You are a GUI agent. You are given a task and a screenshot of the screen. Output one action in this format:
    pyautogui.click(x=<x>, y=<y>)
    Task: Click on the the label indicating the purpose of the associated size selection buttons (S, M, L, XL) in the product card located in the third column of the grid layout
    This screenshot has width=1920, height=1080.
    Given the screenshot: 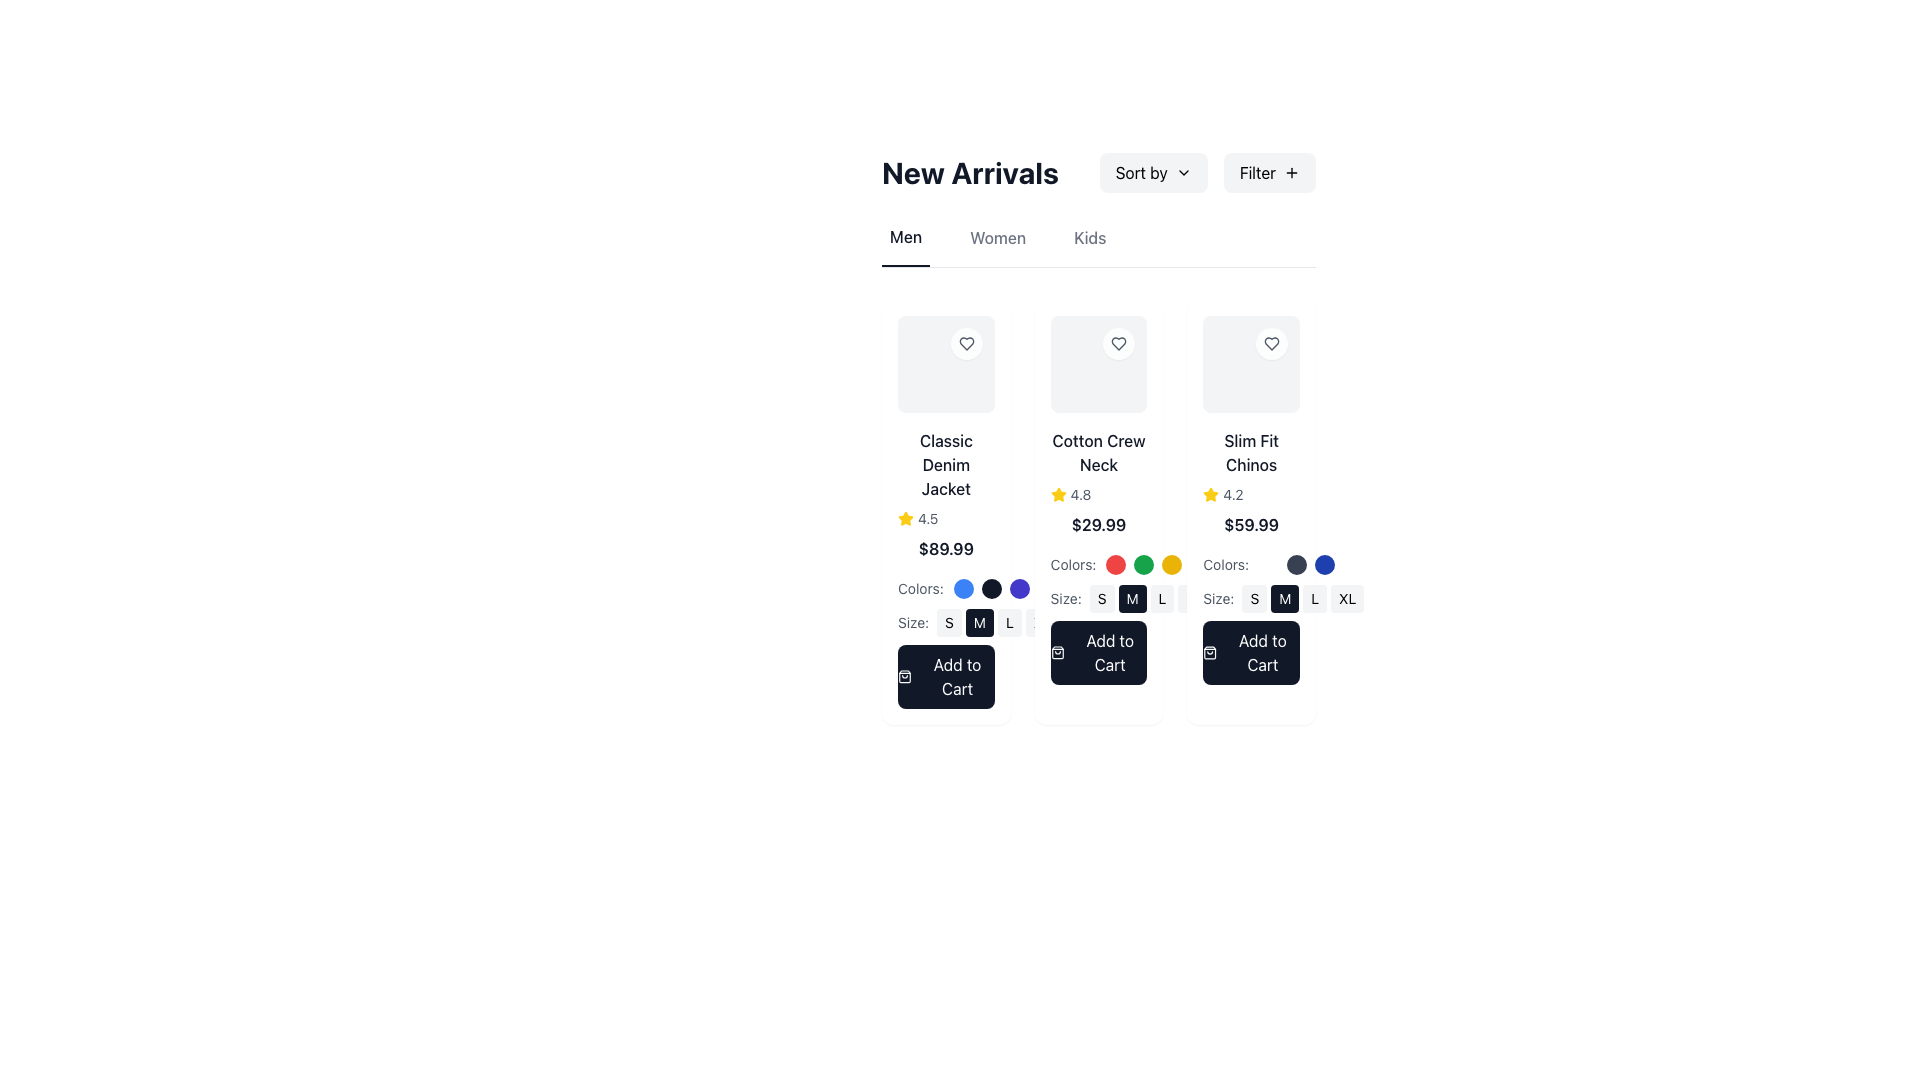 What is the action you would take?
    pyautogui.click(x=1217, y=597)
    